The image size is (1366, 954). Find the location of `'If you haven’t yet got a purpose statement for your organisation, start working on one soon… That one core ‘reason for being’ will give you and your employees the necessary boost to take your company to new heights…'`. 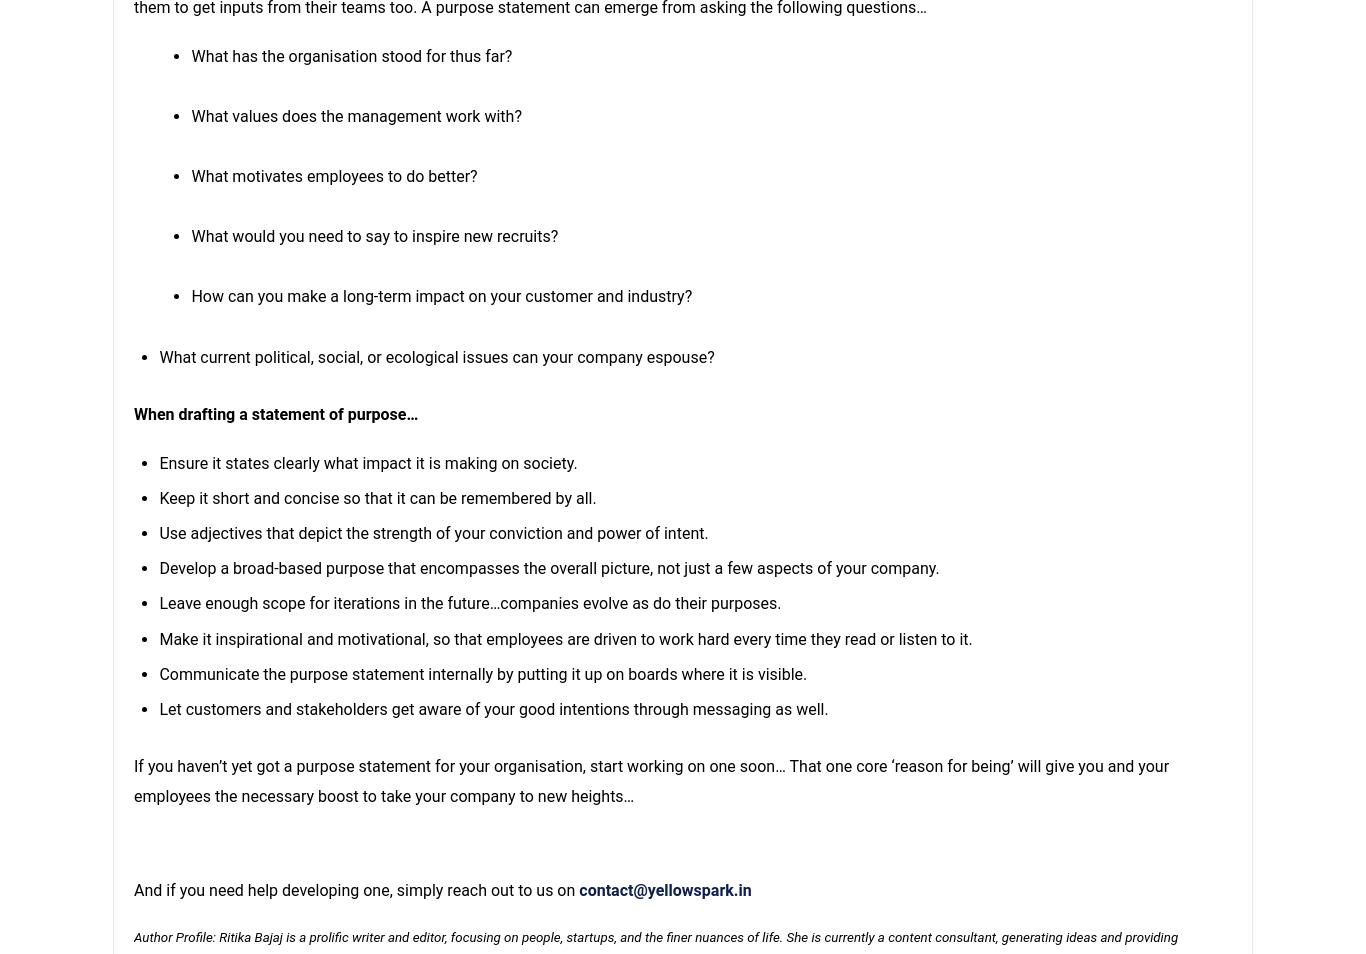

'If you haven’t yet got a purpose statement for your organisation, start working on one soon… That one core ‘reason for being’ will give you and your employees the necessary boost to take your company to new heights…' is located at coordinates (650, 781).